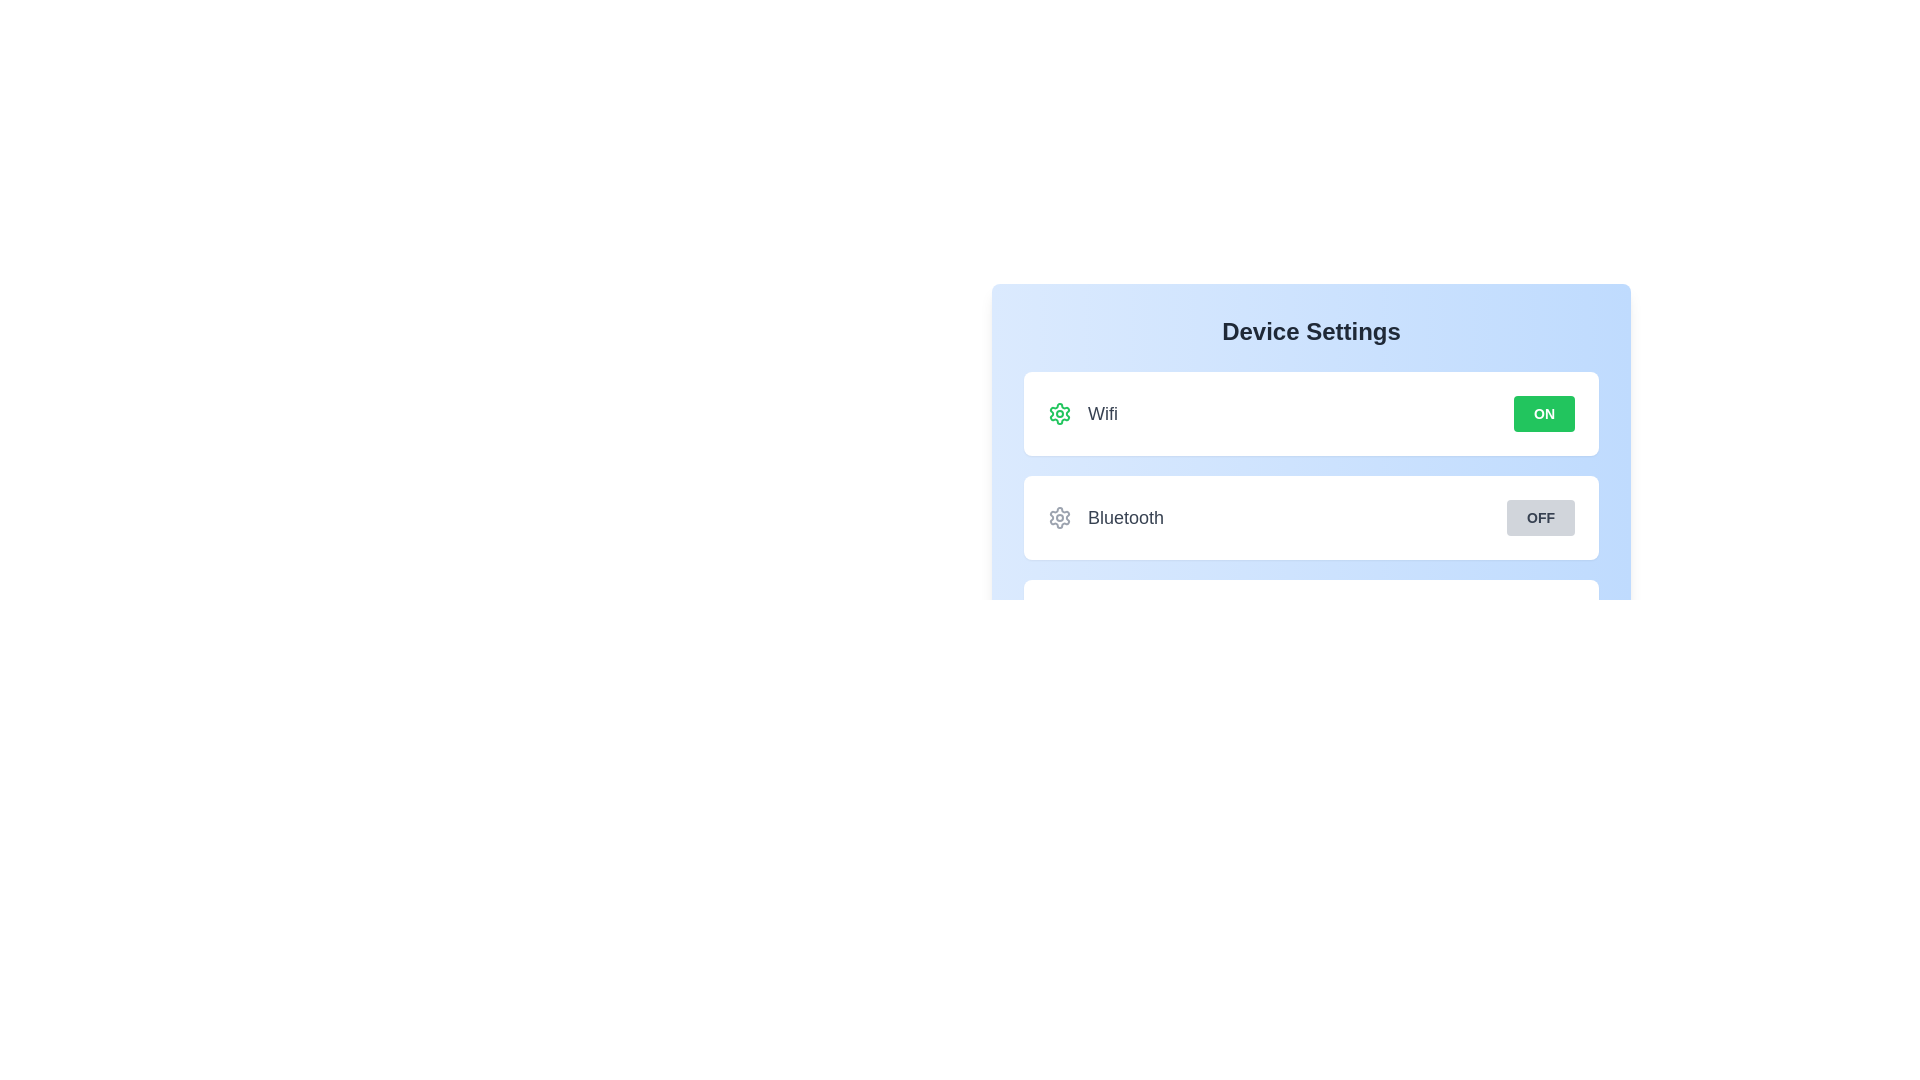 The height and width of the screenshot is (1080, 1920). What do you see at coordinates (1543, 412) in the screenshot?
I see `the ON button for WiFi to toggle the setting` at bounding box center [1543, 412].